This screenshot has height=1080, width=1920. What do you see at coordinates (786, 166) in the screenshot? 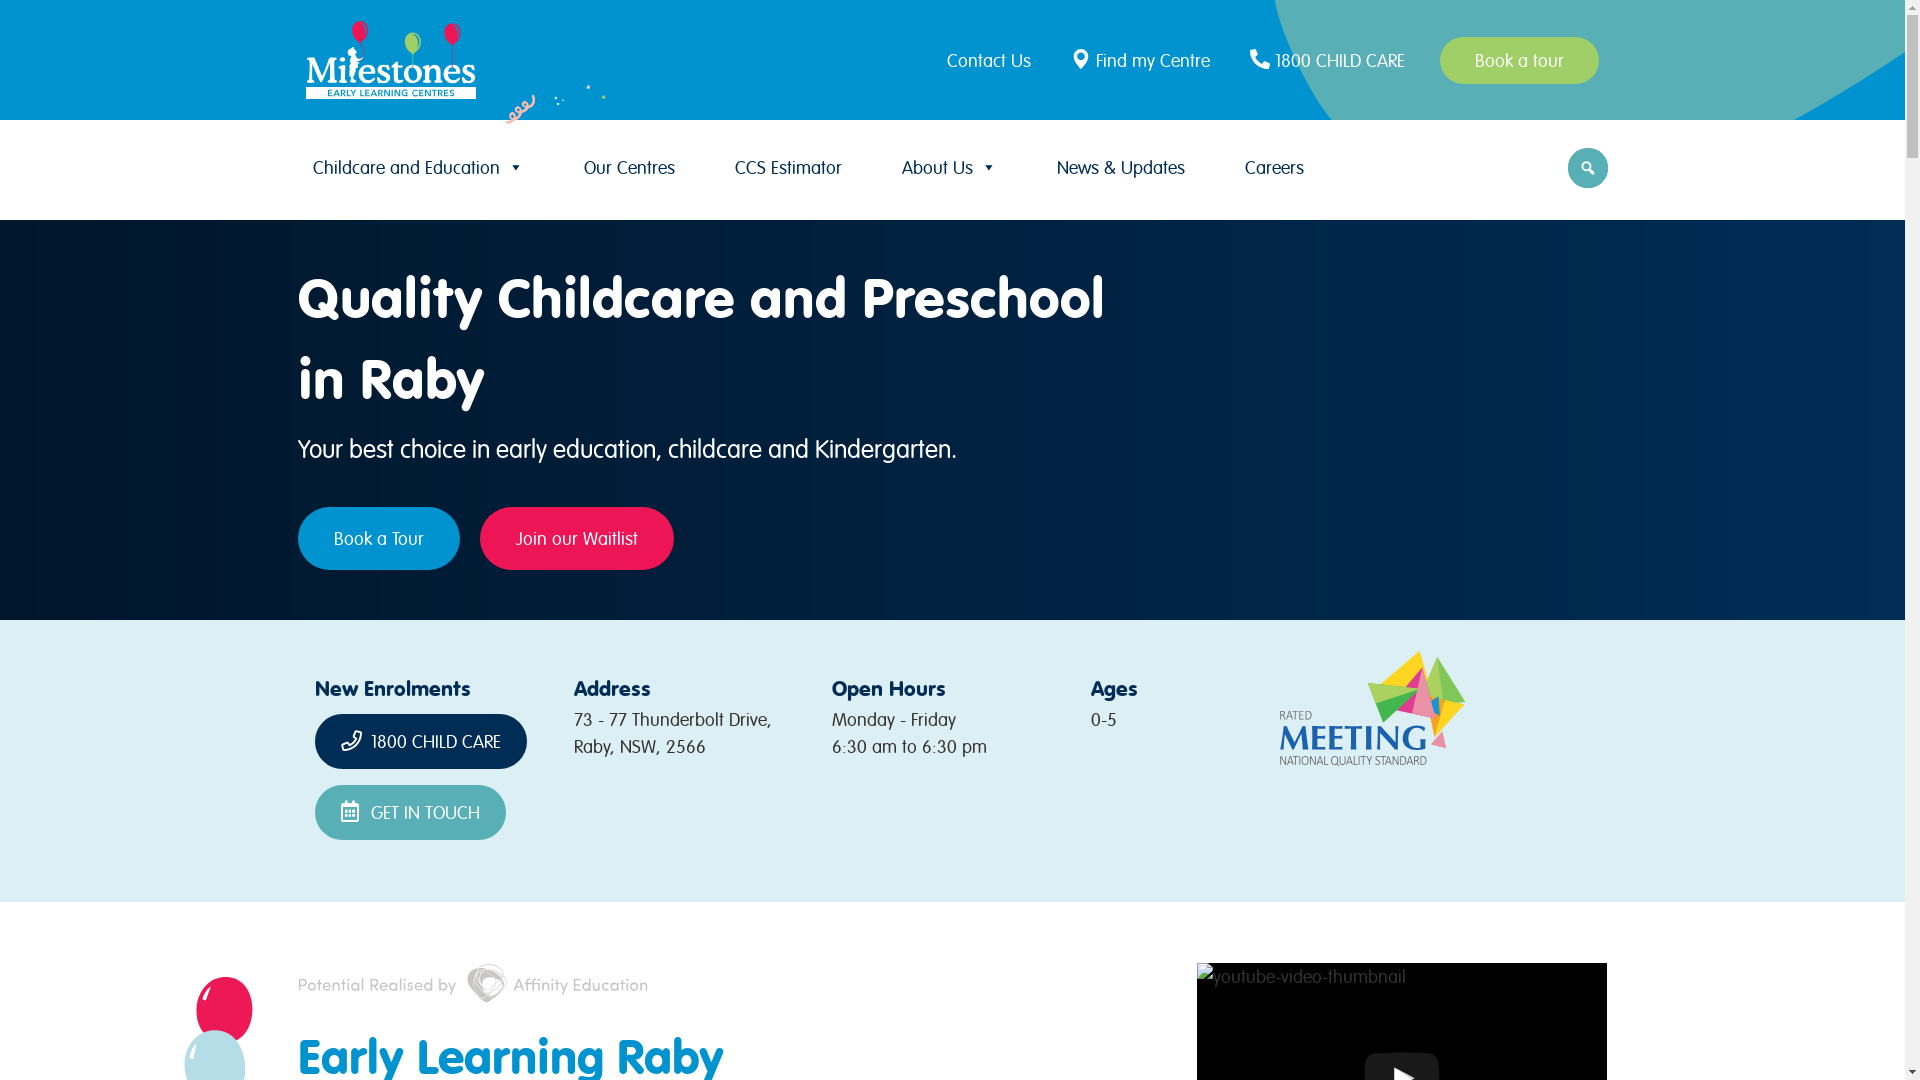
I see `'CCS Estimator'` at bounding box center [786, 166].